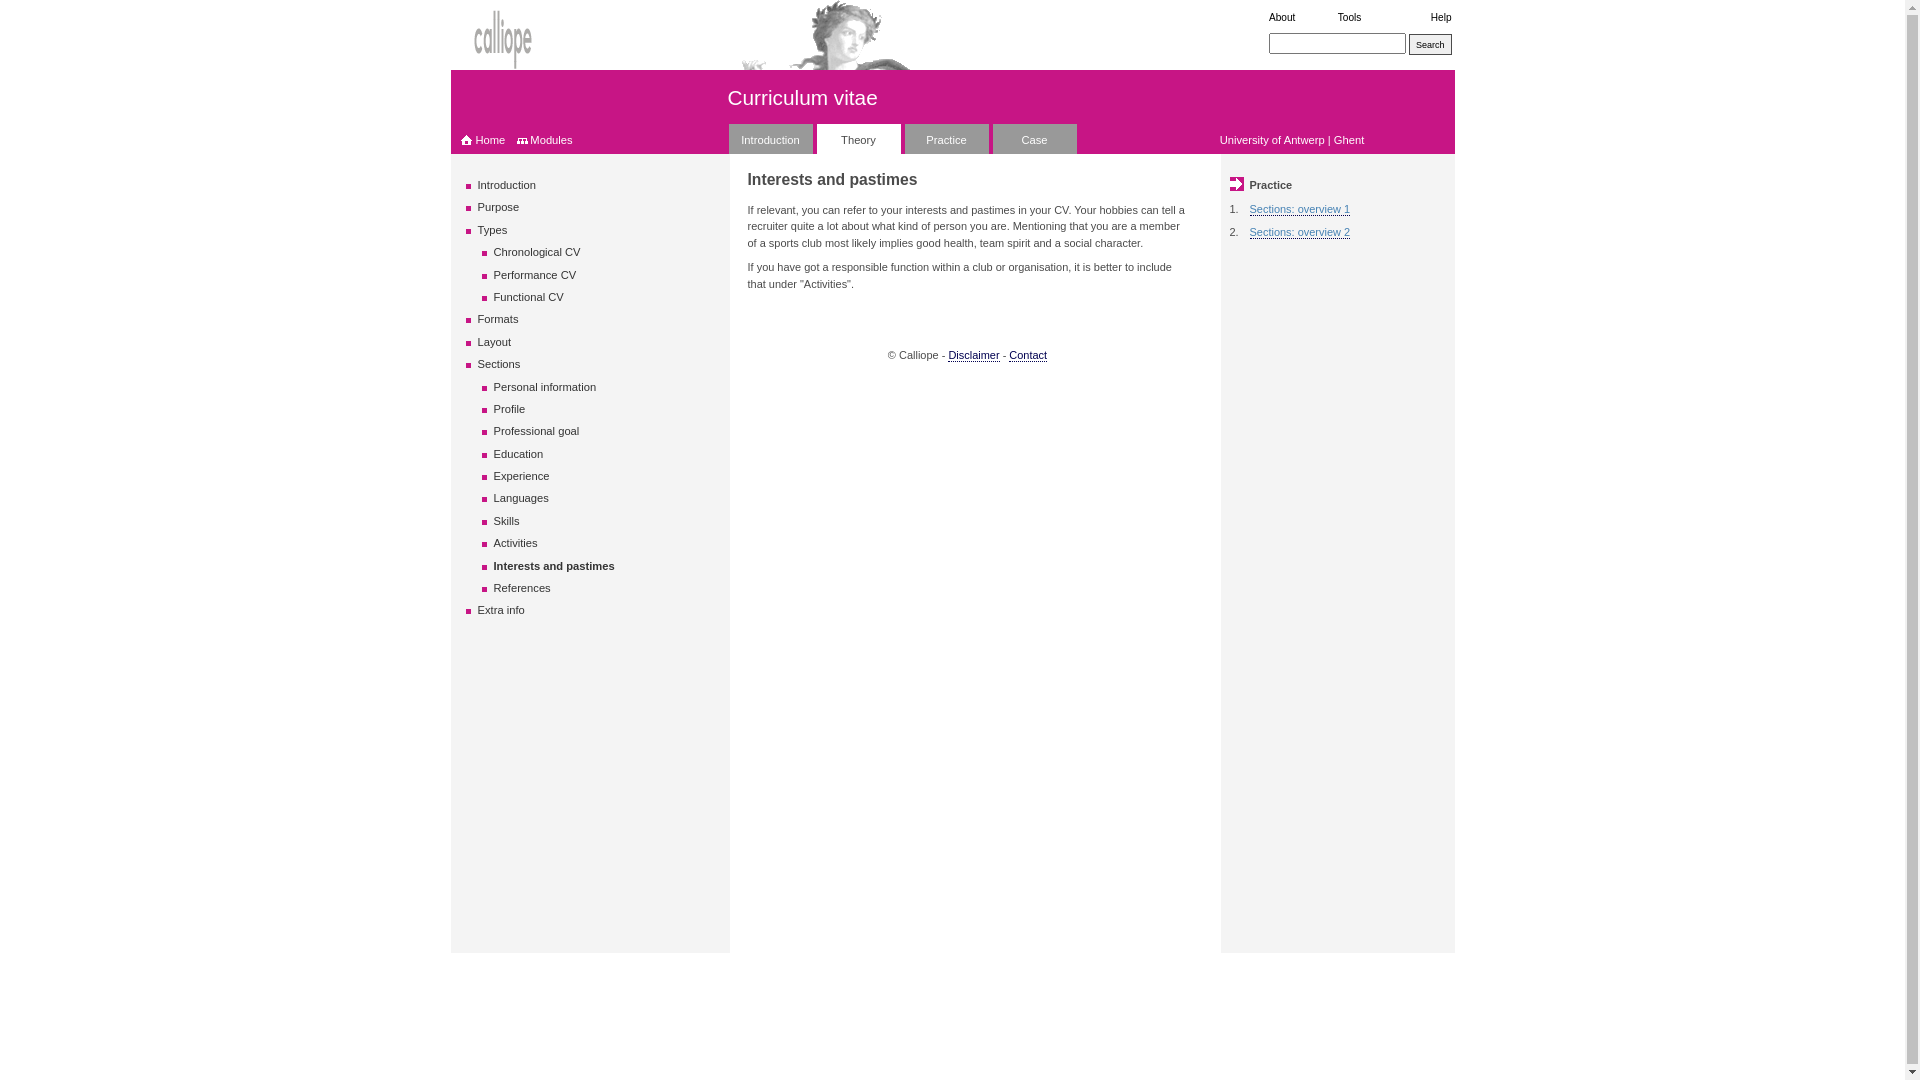 The width and height of the screenshot is (1920, 1080). Describe the element at coordinates (477, 185) in the screenshot. I see `'Introduction'` at that location.